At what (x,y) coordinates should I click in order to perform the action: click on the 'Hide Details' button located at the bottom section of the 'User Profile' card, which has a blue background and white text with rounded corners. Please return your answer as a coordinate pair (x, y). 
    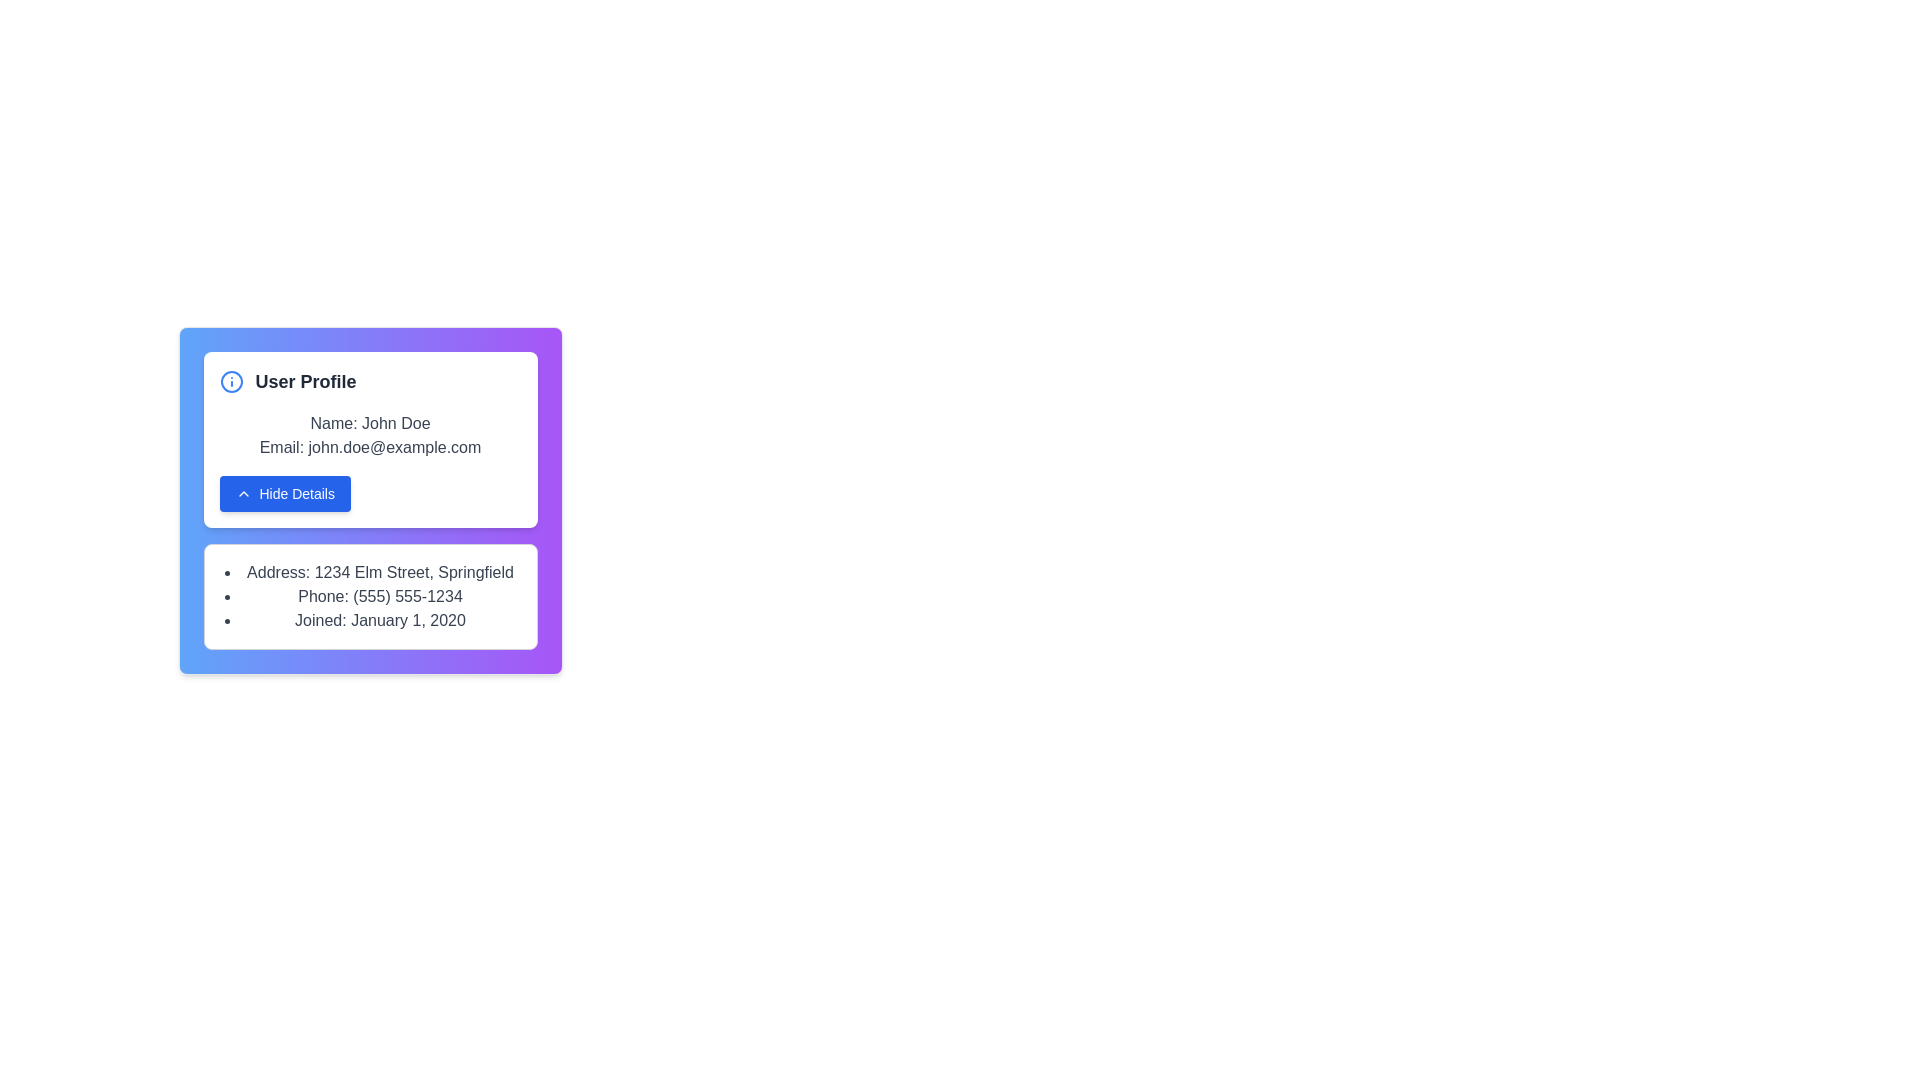
    Looking at the image, I should click on (284, 493).